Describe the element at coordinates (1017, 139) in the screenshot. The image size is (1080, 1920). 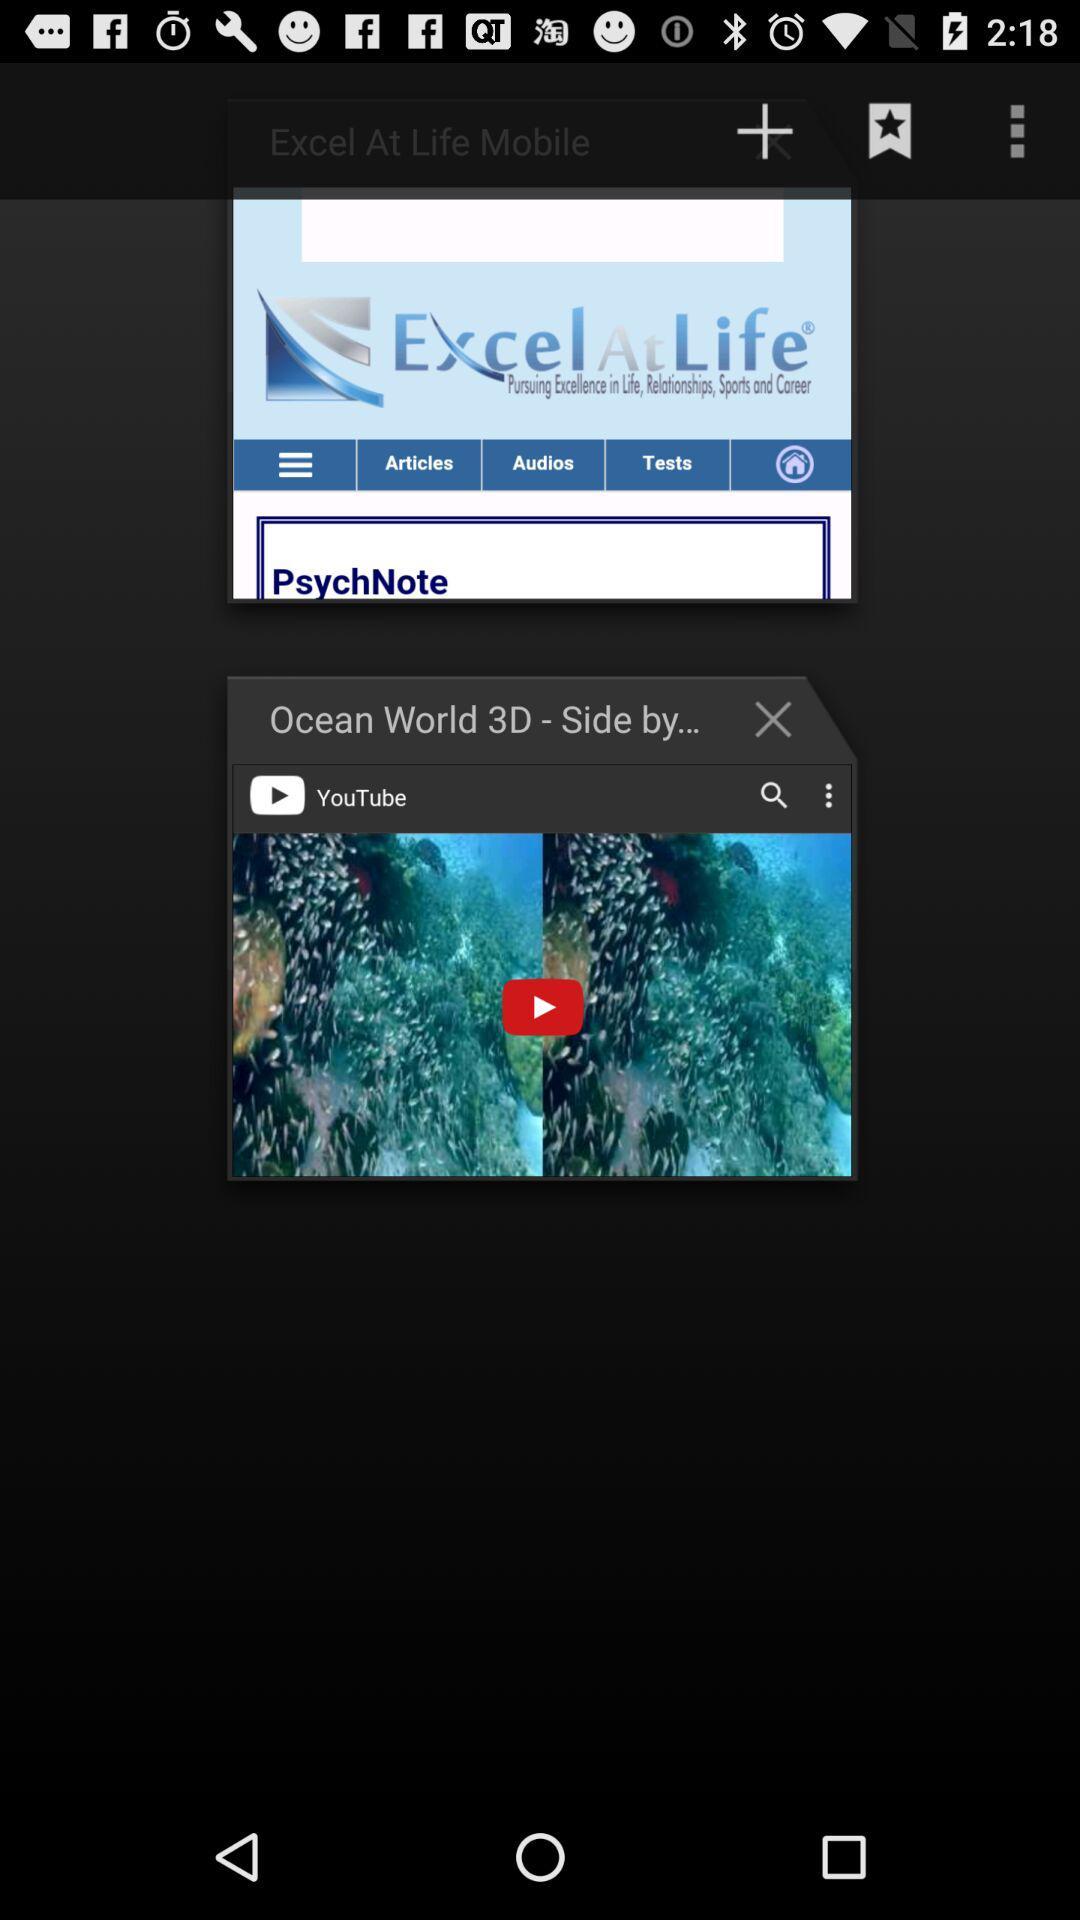
I see `the more icon` at that location.